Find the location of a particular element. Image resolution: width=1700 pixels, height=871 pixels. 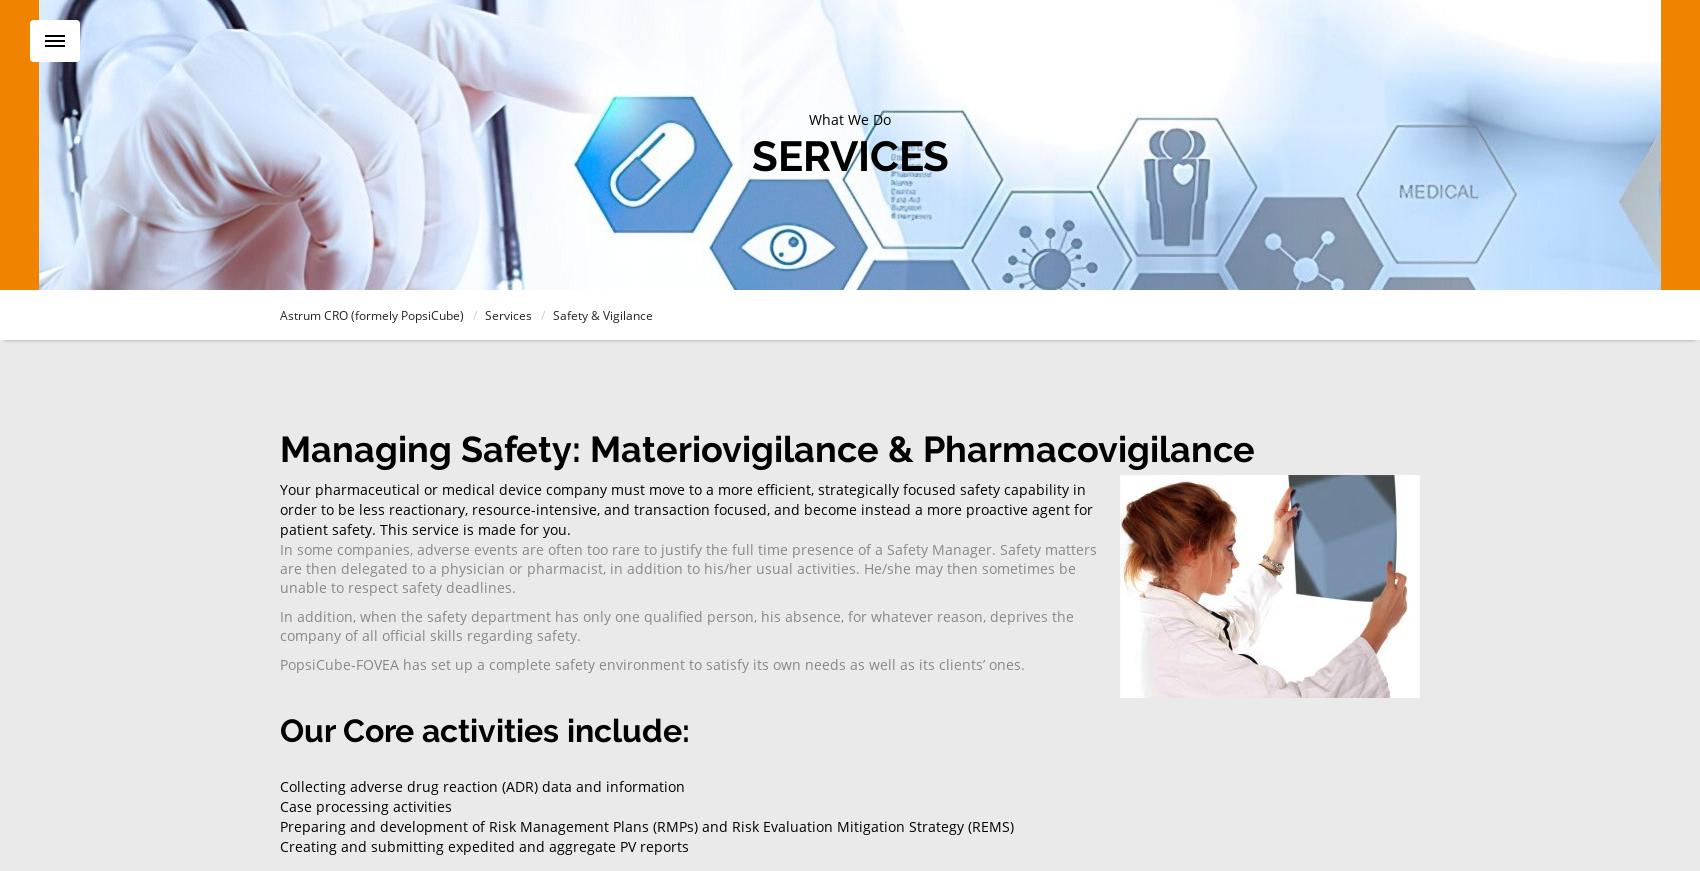

'Our Core activities include:' is located at coordinates (485, 729).